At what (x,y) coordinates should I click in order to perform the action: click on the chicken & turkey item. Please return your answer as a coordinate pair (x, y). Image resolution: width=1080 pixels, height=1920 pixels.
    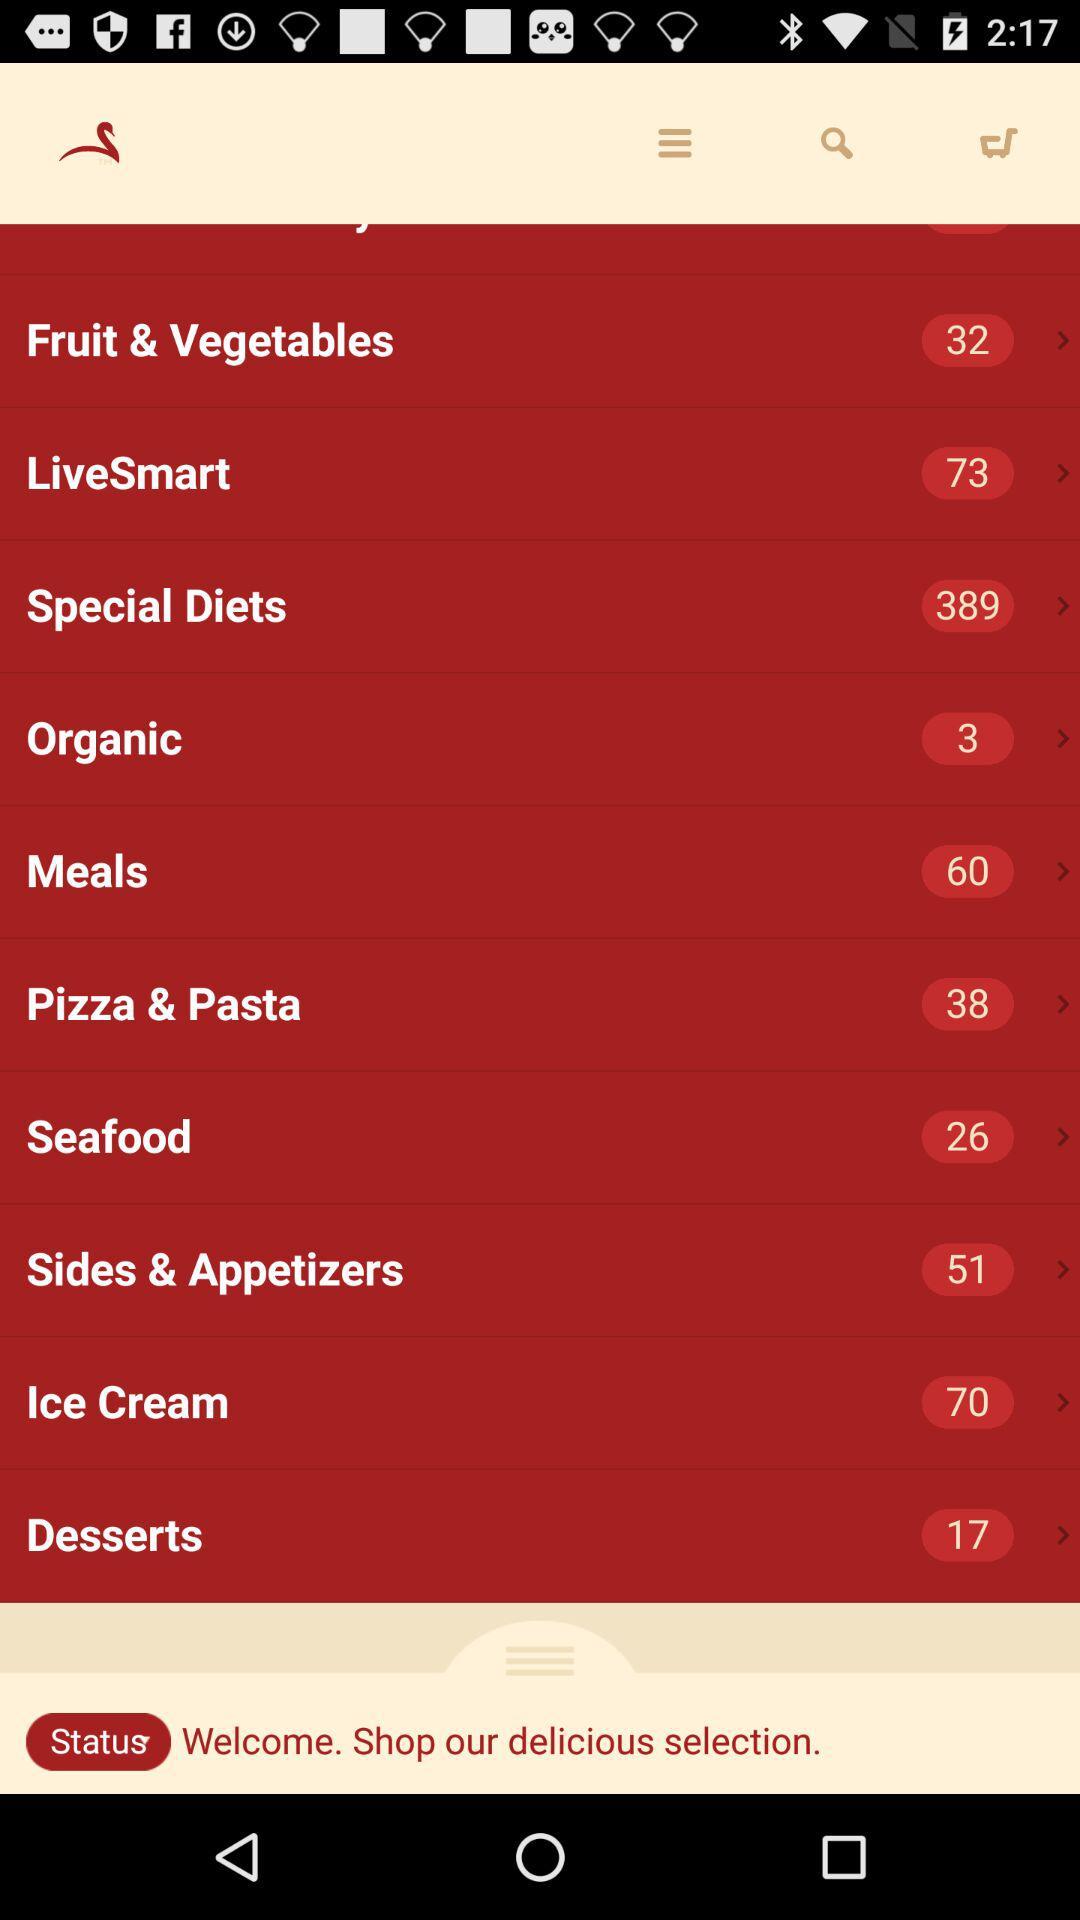
    Looking at the image, I should click on (553, 229).